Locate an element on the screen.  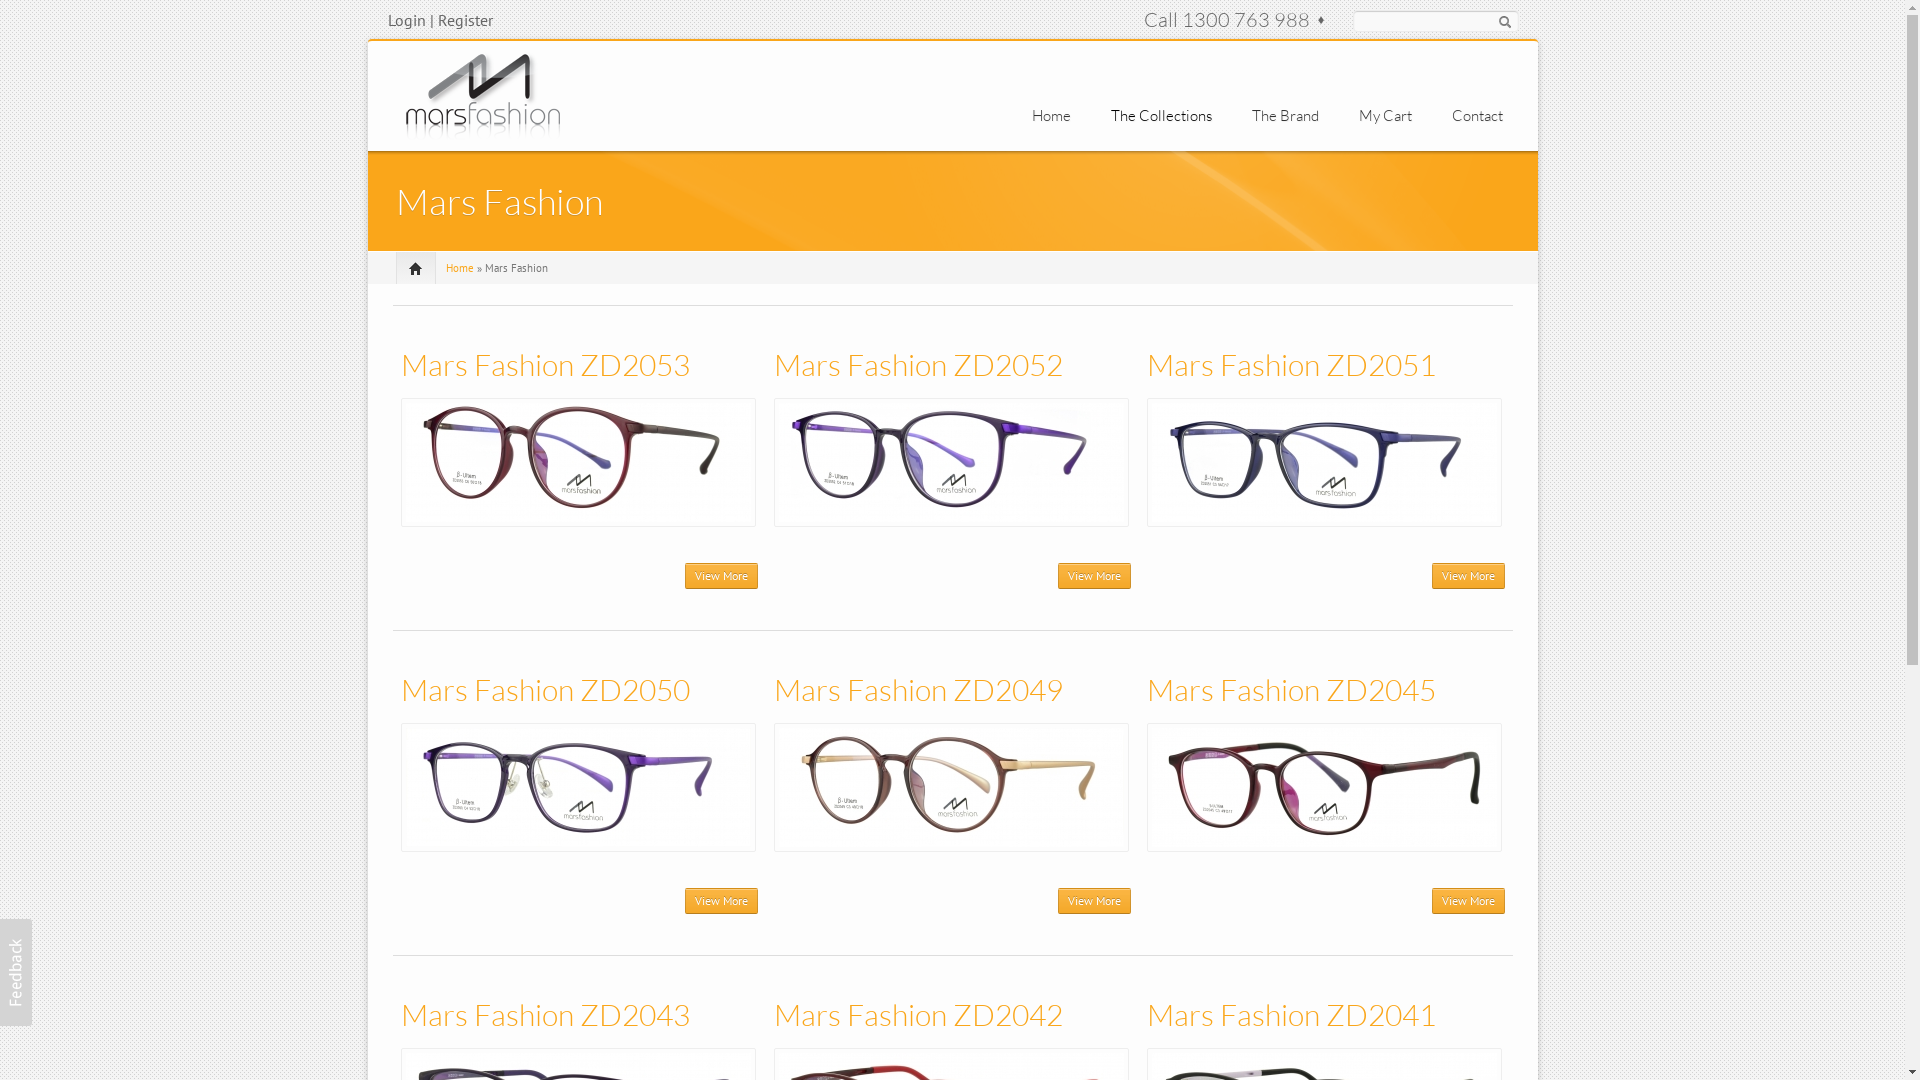
'zd2045' is located at coordinates (1324, 786).